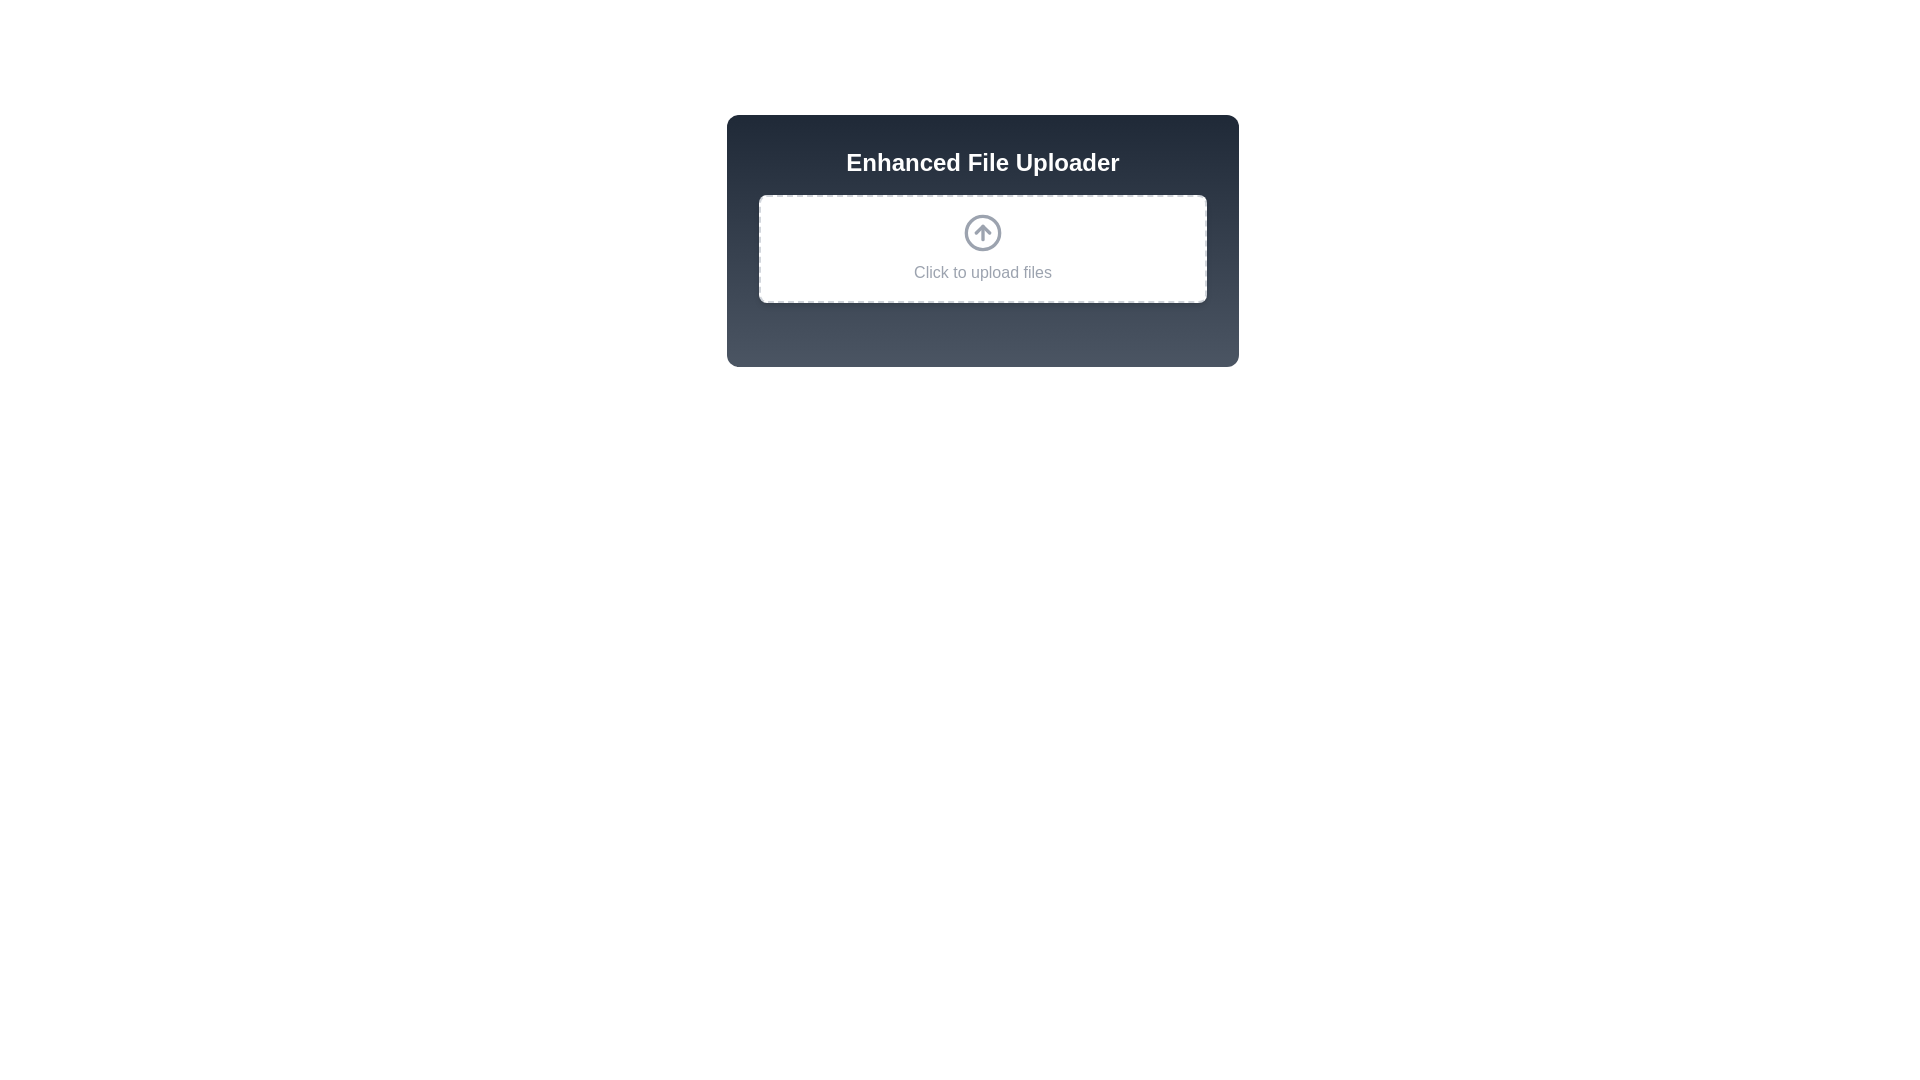  Describe the element at coordinates (983, 231) in the screenshot. I see `the circular icon with an upward-pointing arrow, located above the text 'Click to upload files'` at that location.